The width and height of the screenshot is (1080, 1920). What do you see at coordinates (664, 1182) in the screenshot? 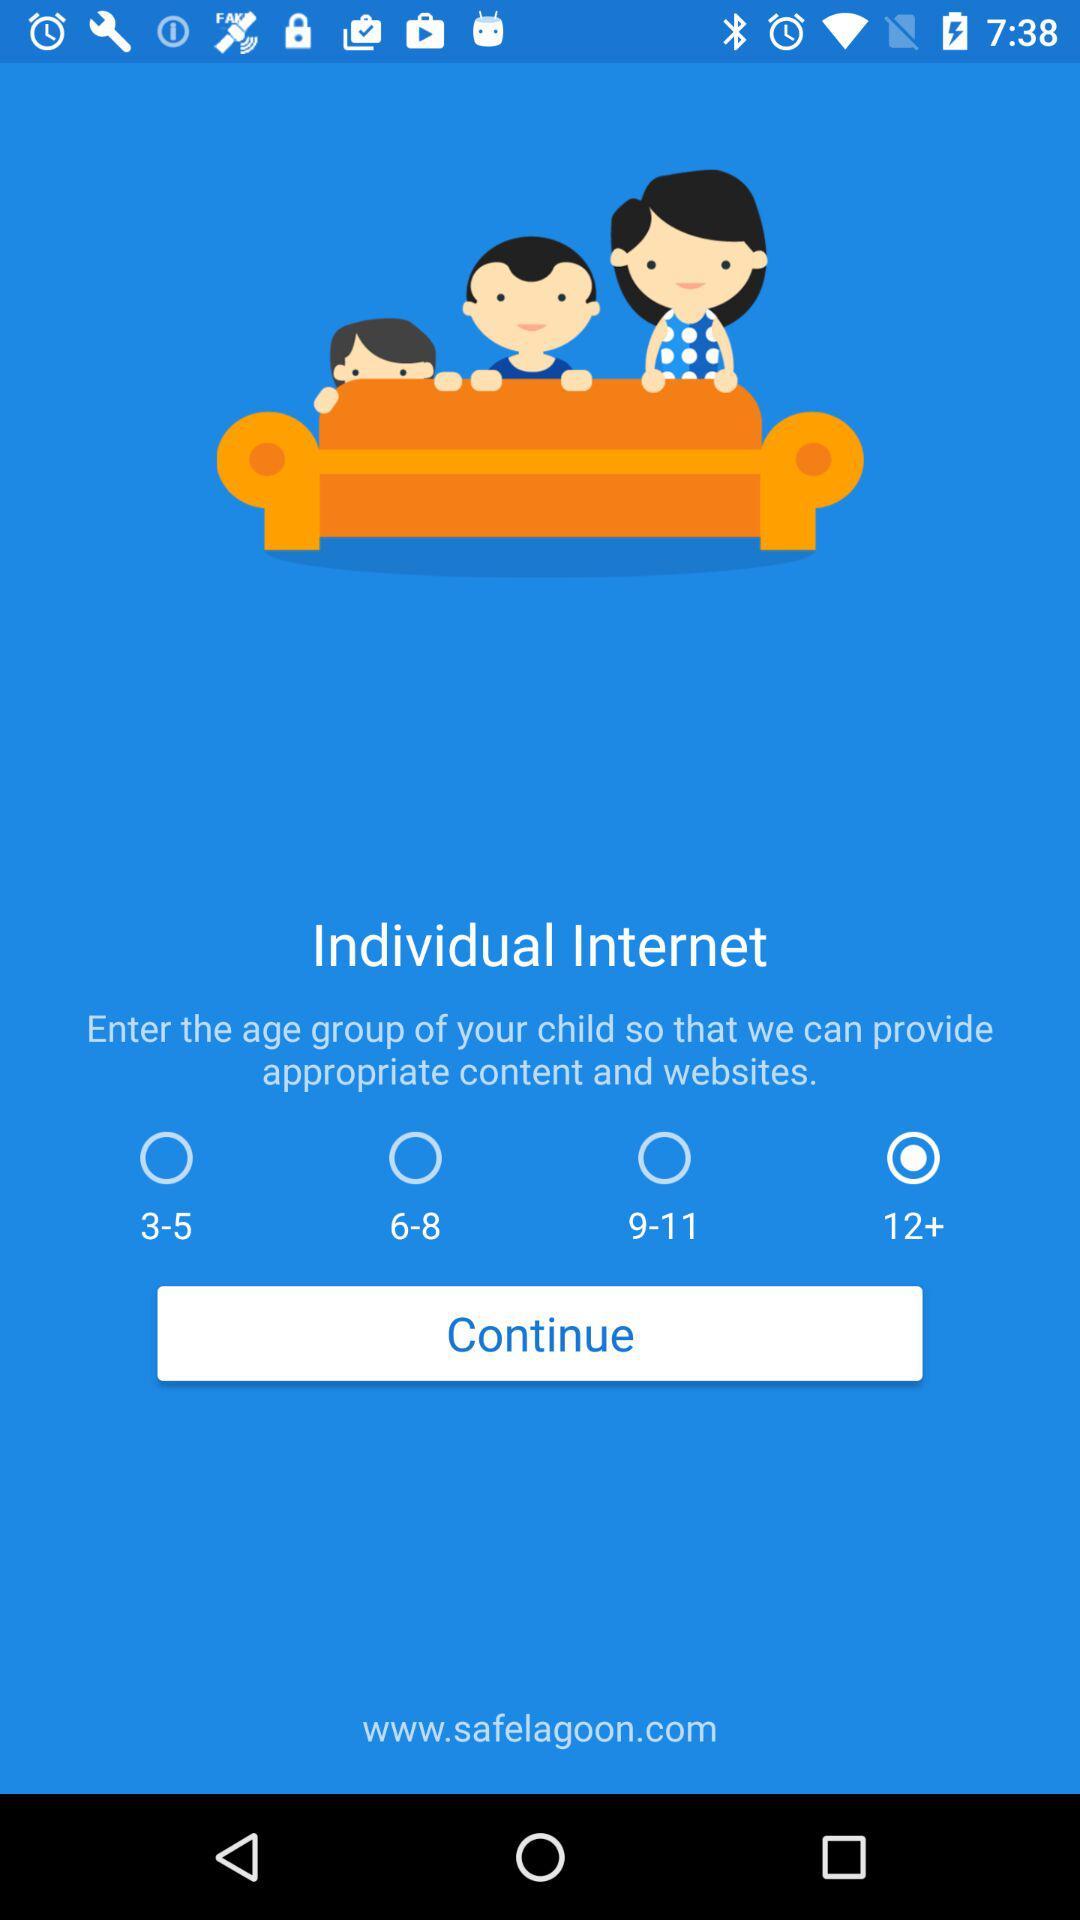
I see `the icon above continue` at bounding box center [664, 1182].